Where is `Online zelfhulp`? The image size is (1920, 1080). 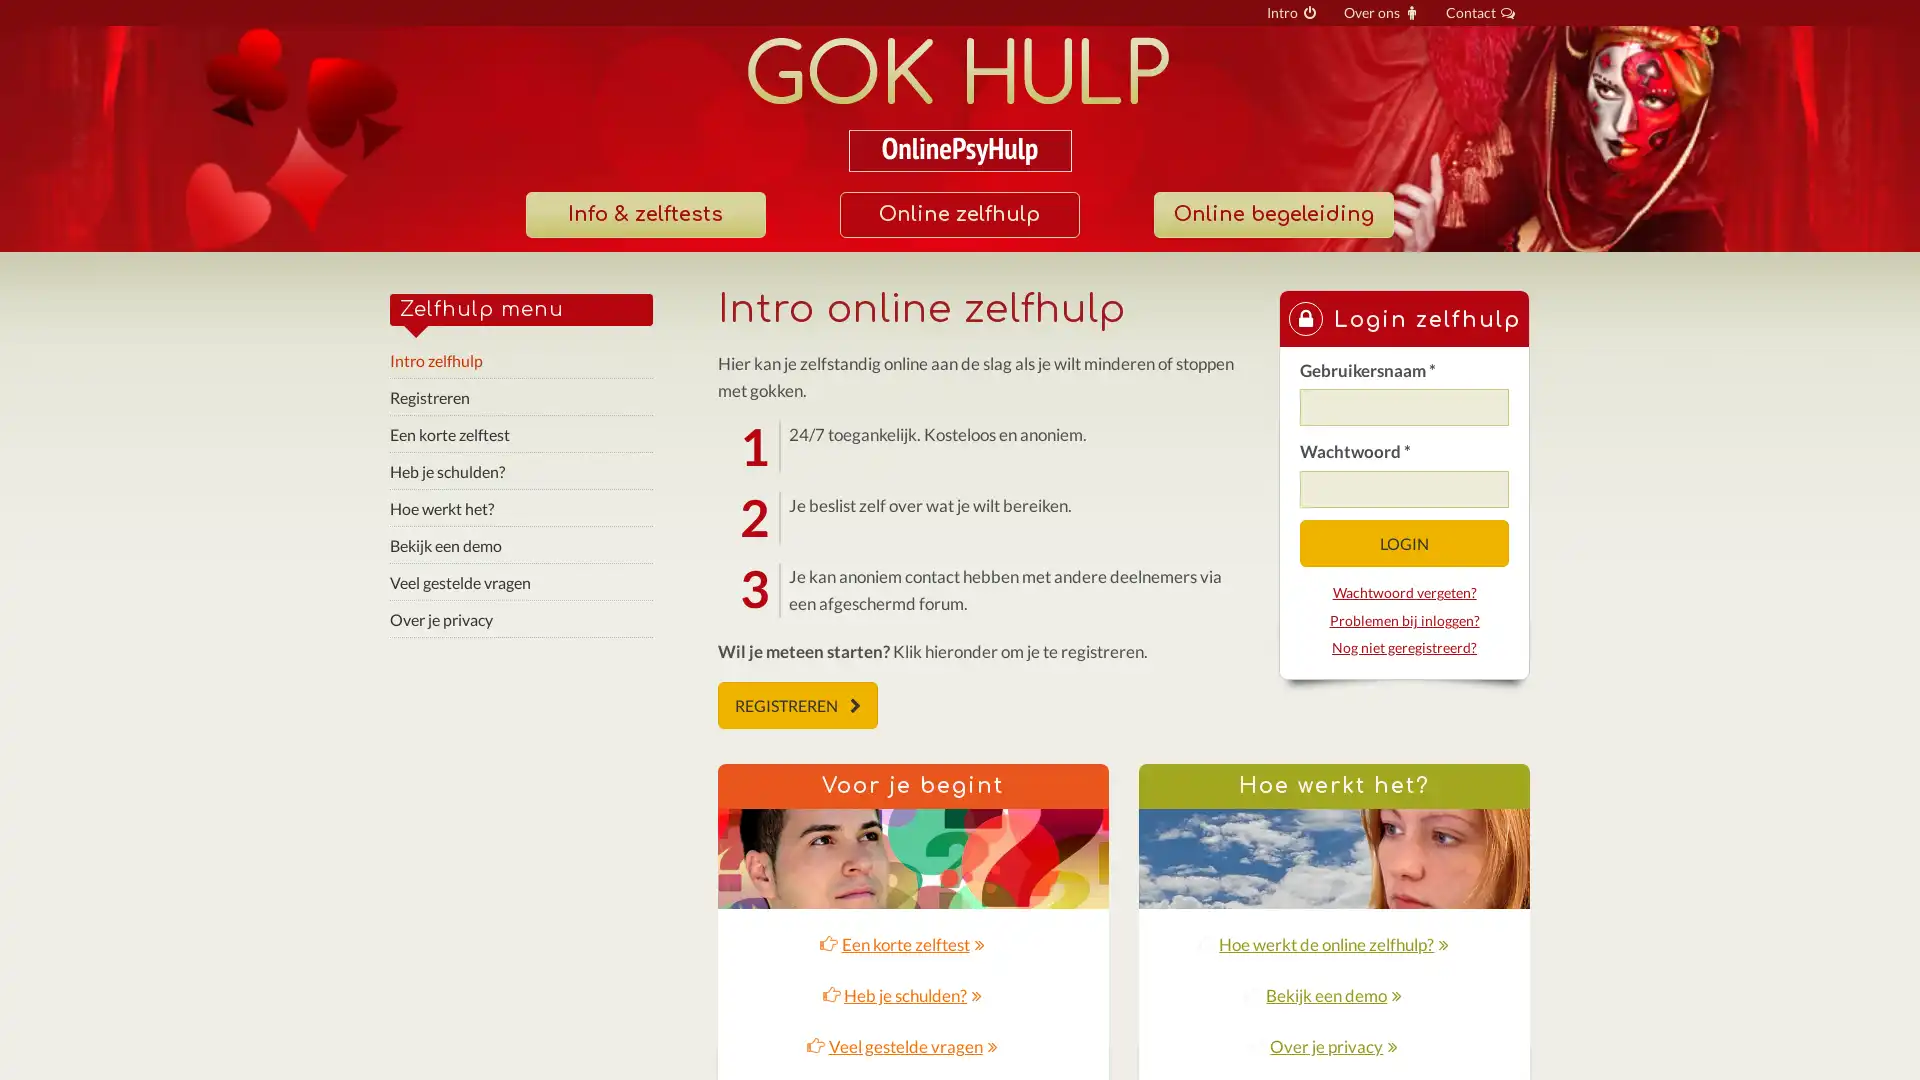 Online zelfhulp is located at coordinates (958, 215).